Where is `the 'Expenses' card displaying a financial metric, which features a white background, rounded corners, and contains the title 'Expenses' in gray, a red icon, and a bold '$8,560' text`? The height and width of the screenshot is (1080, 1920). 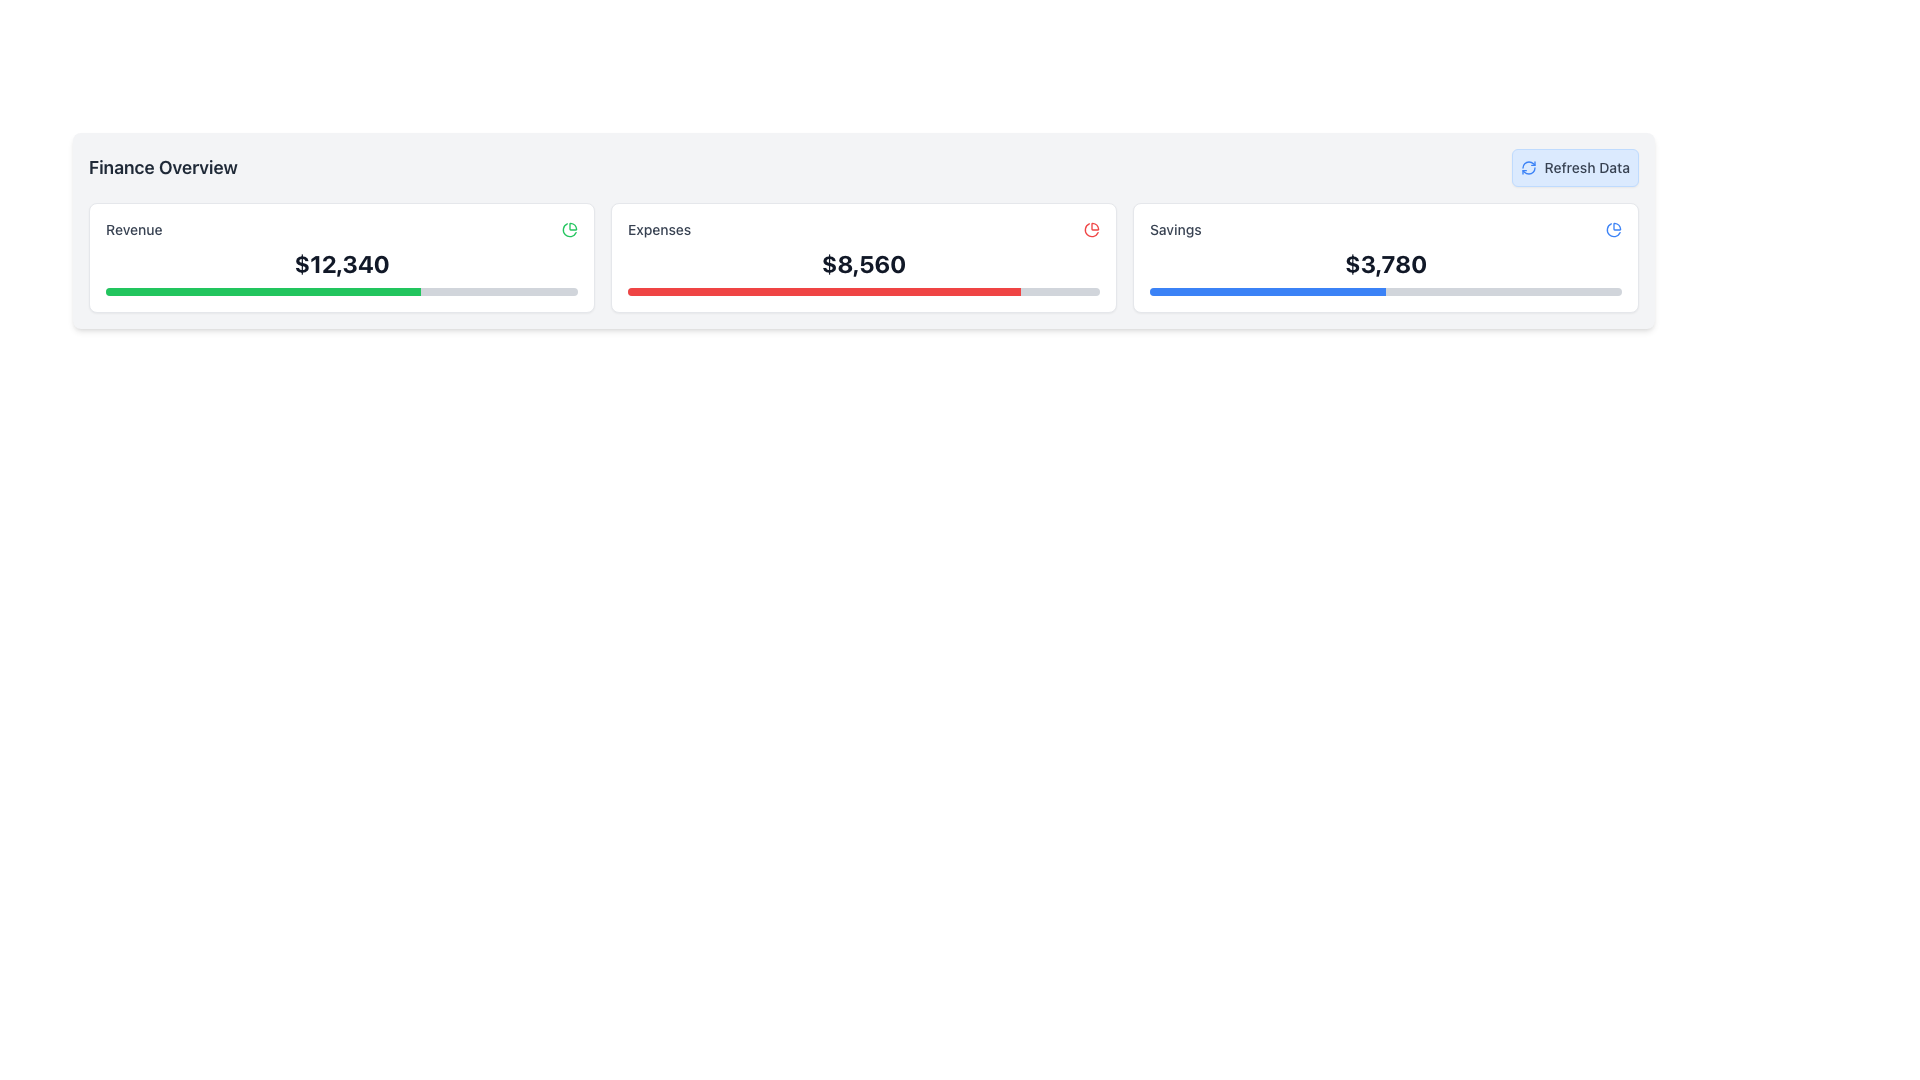 the 'Expenses' card displaying a financial metric, which features a white background, rounded corners, and contains the title 'Expenses' in gray, a red icon, and a bold '$8,560' text is located at coordinates (864, 257).